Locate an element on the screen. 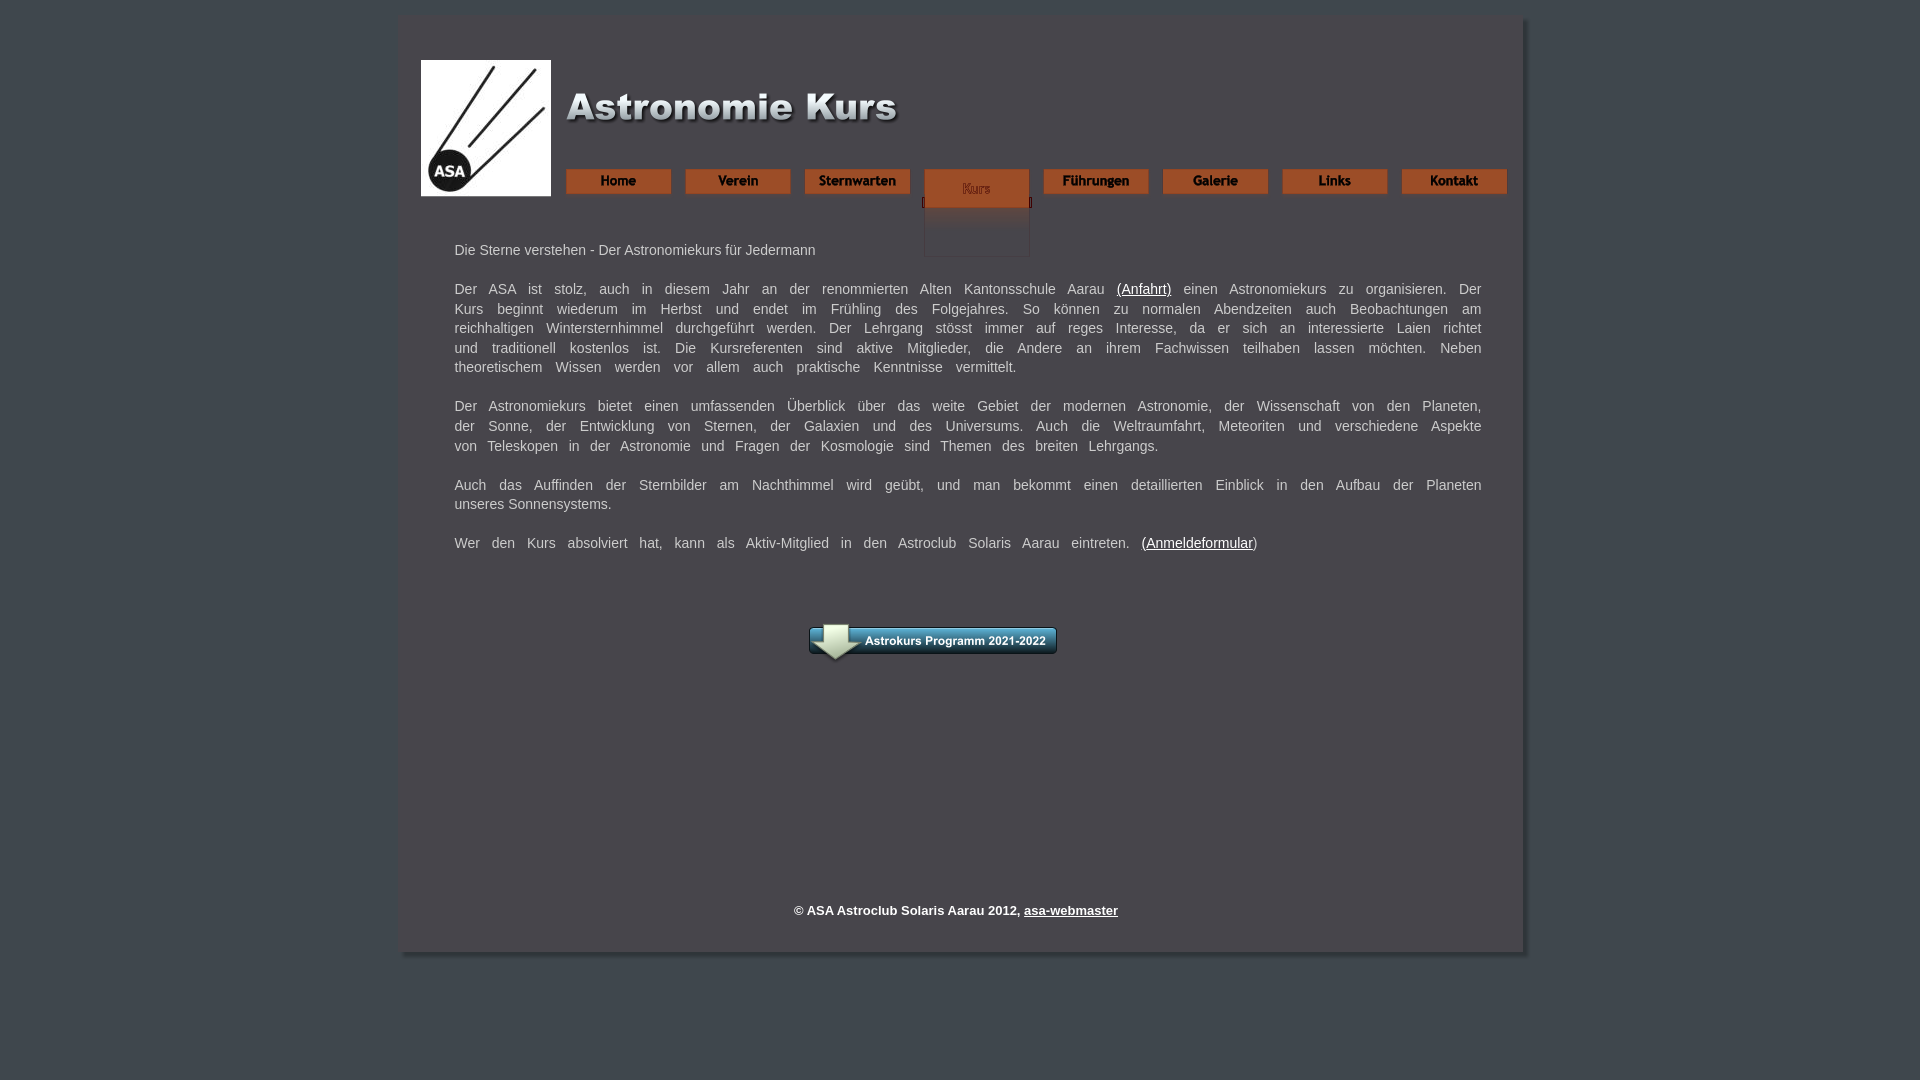 The image size is (1920, 1080). 'Anmeldeformular' is located at coordinates (1146, 543).